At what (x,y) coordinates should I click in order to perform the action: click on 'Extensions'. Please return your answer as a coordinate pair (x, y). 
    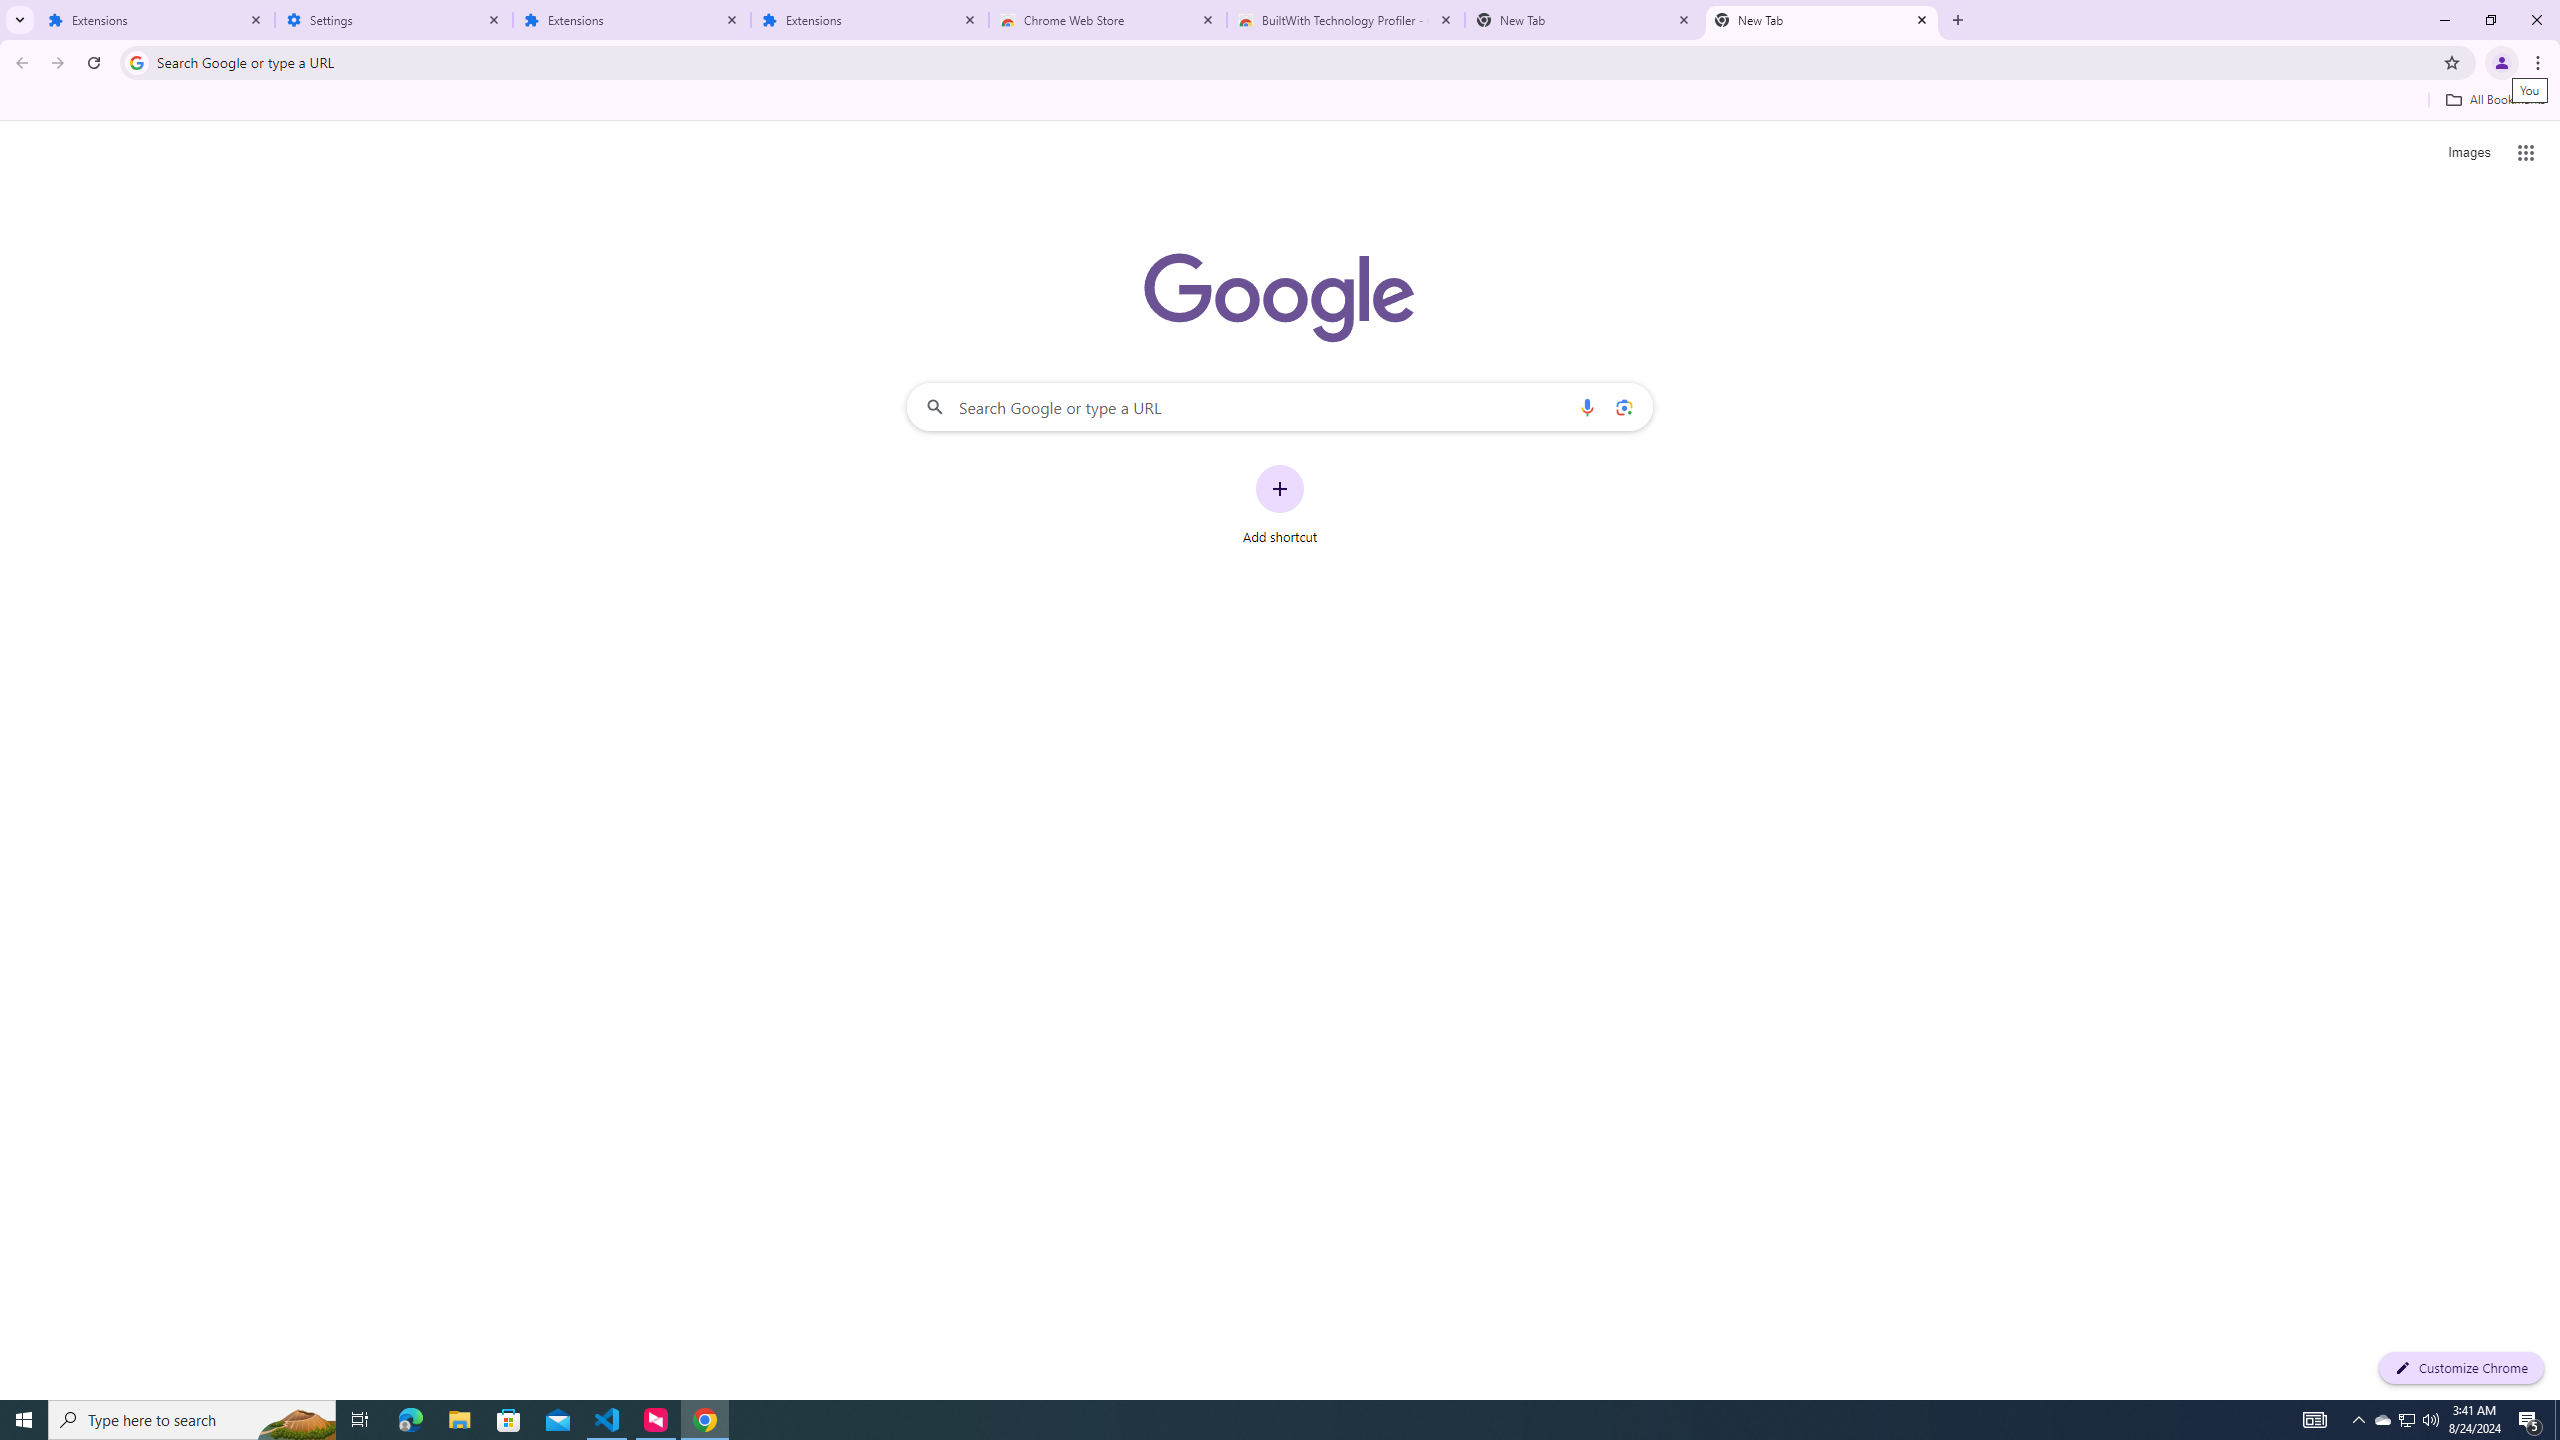
    Looking at the image, I should click on (869, 19).